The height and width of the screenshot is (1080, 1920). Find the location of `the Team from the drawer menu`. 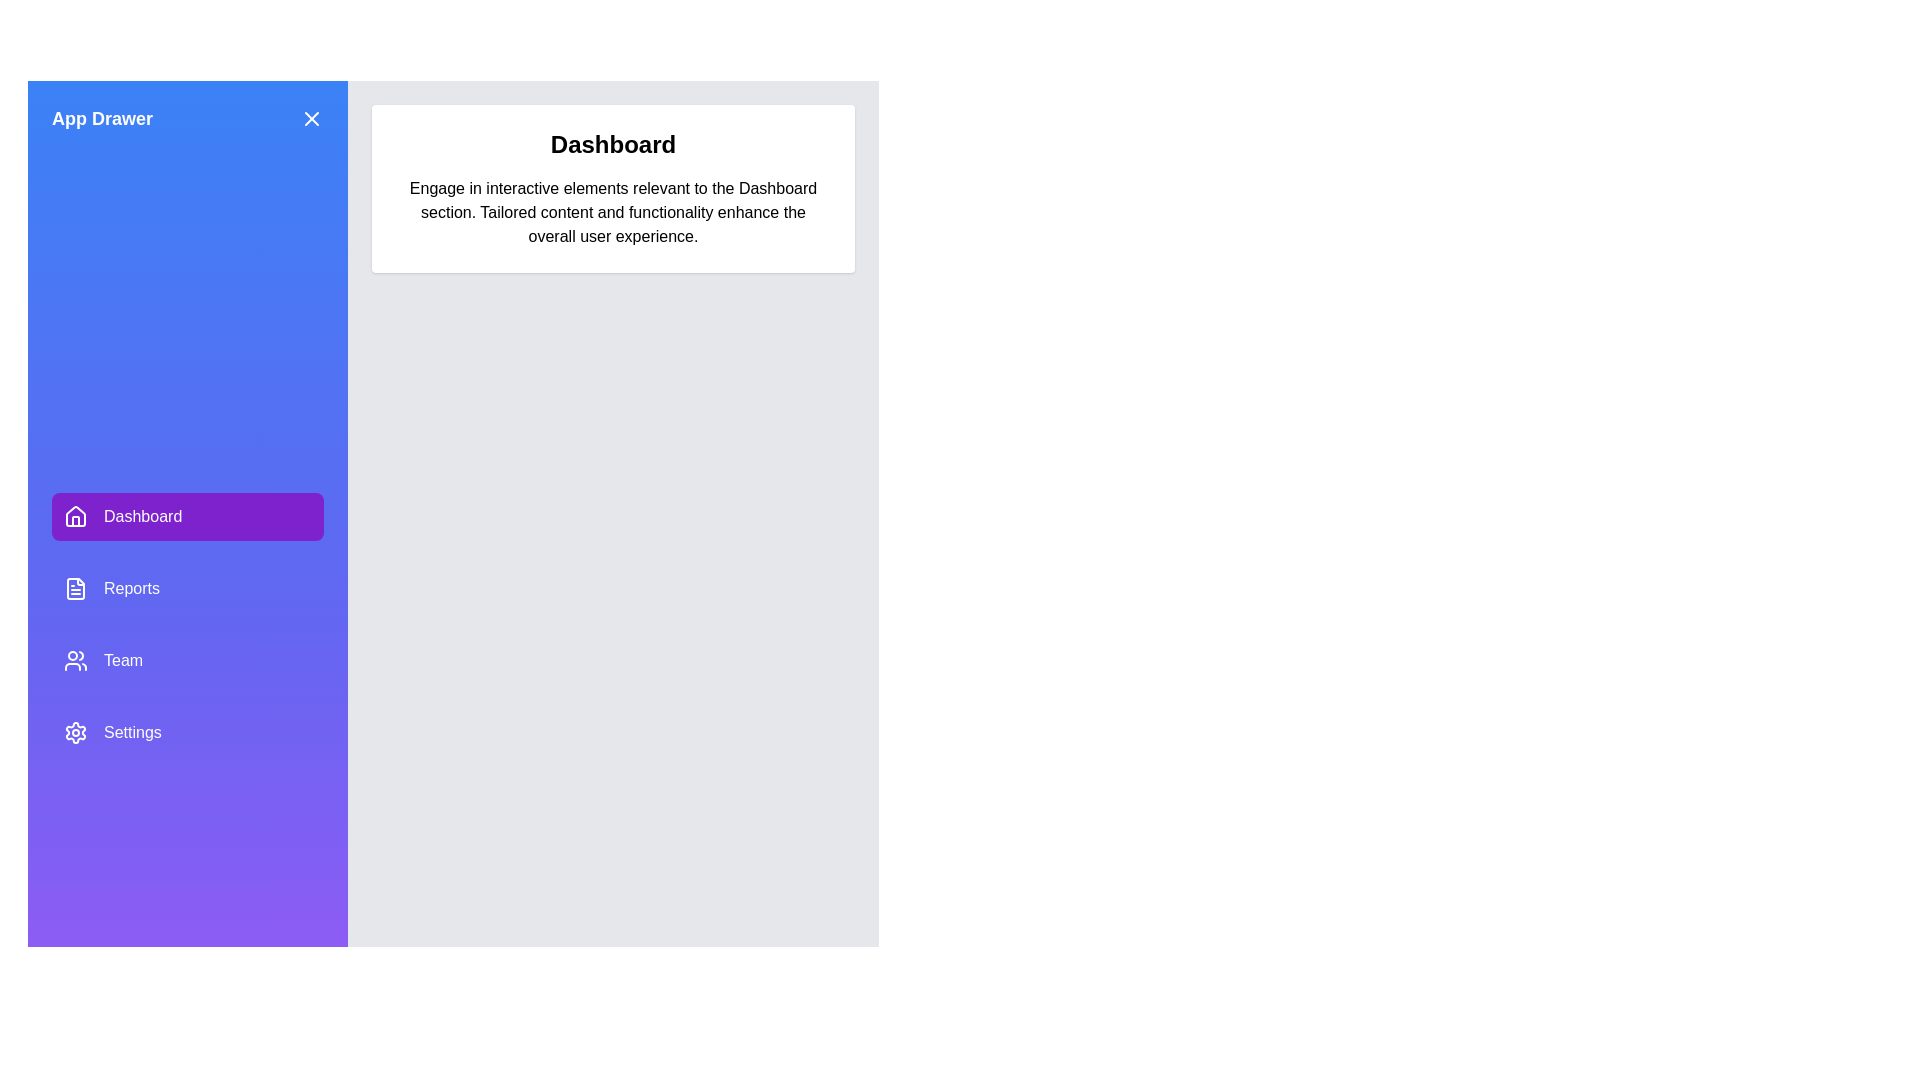

the Team from the drawer menu is located at coordinates (187, 660).